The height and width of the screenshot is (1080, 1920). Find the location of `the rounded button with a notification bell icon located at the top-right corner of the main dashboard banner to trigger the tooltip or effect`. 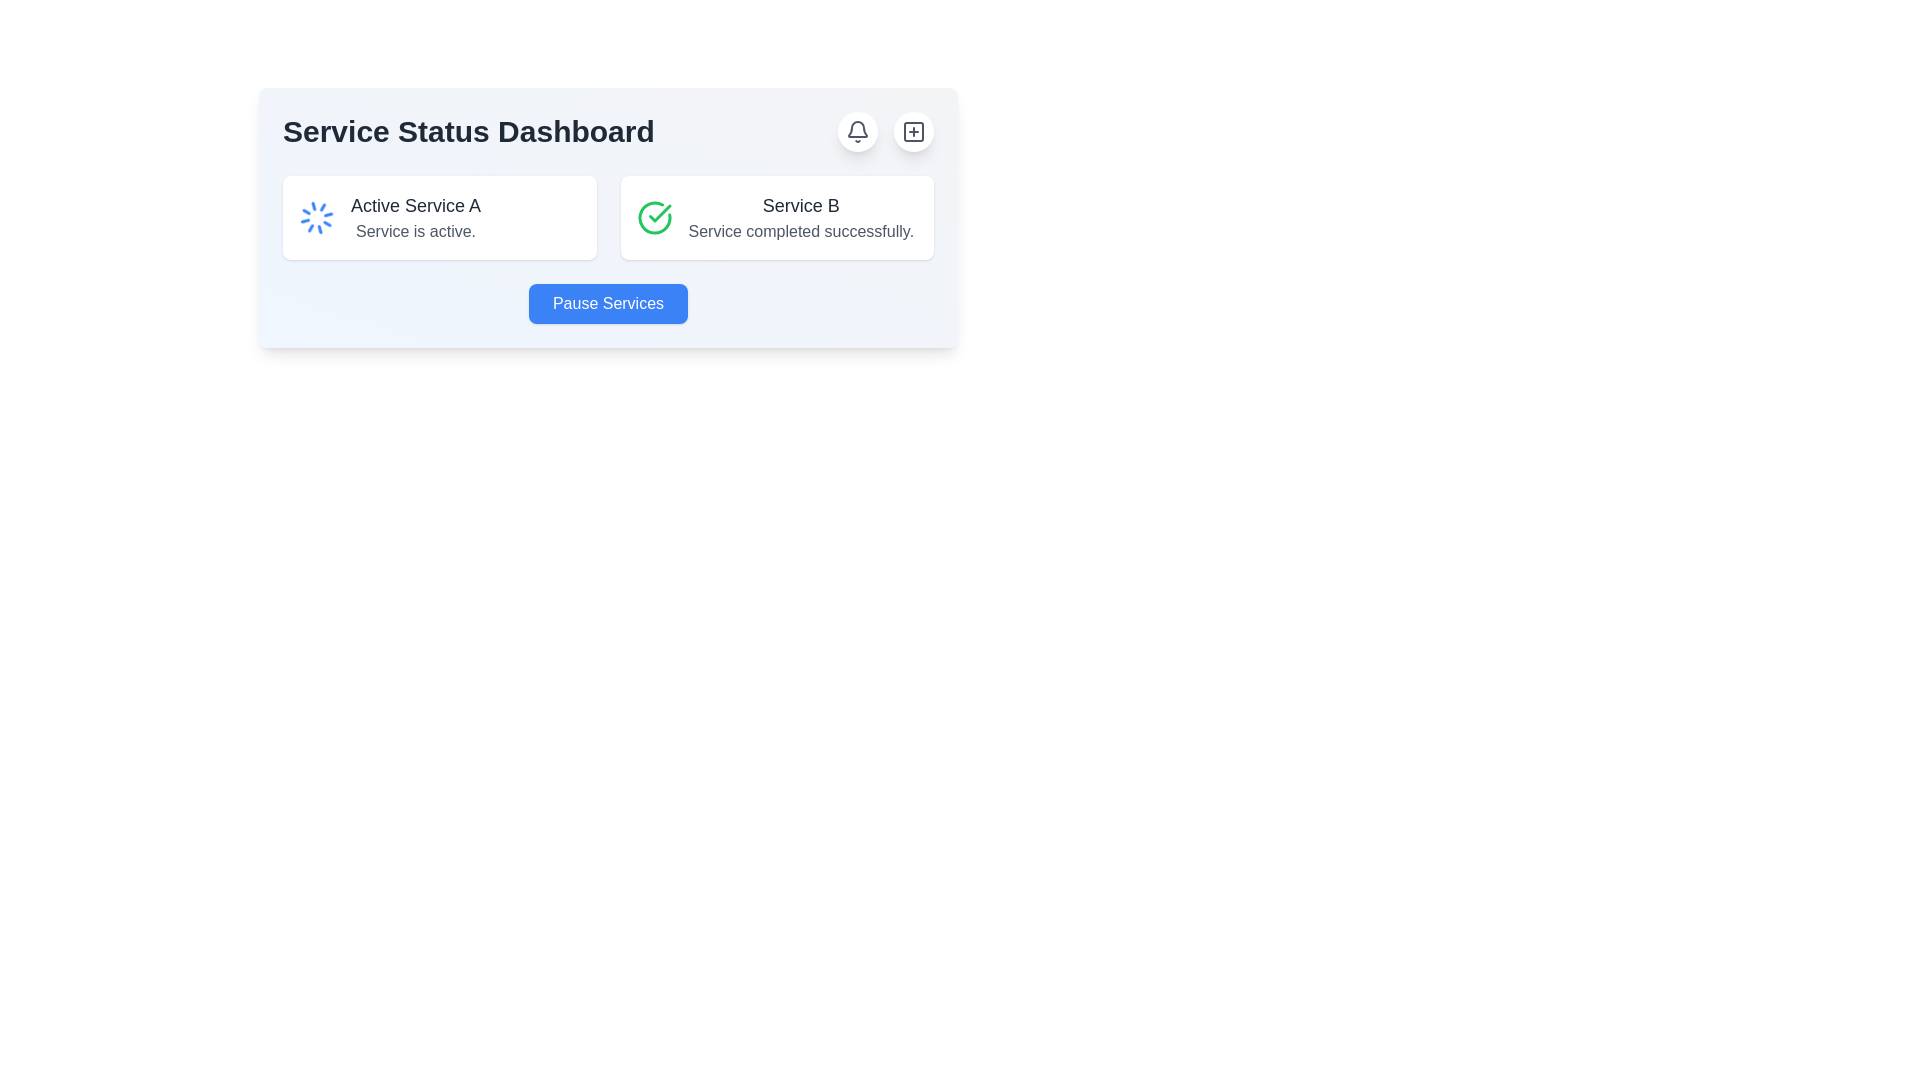

the rounded button with a notification bell icon located at the top-right corner of the main dashboard banner to trigger the tooltip or effect is located at coordinates (858, 131).